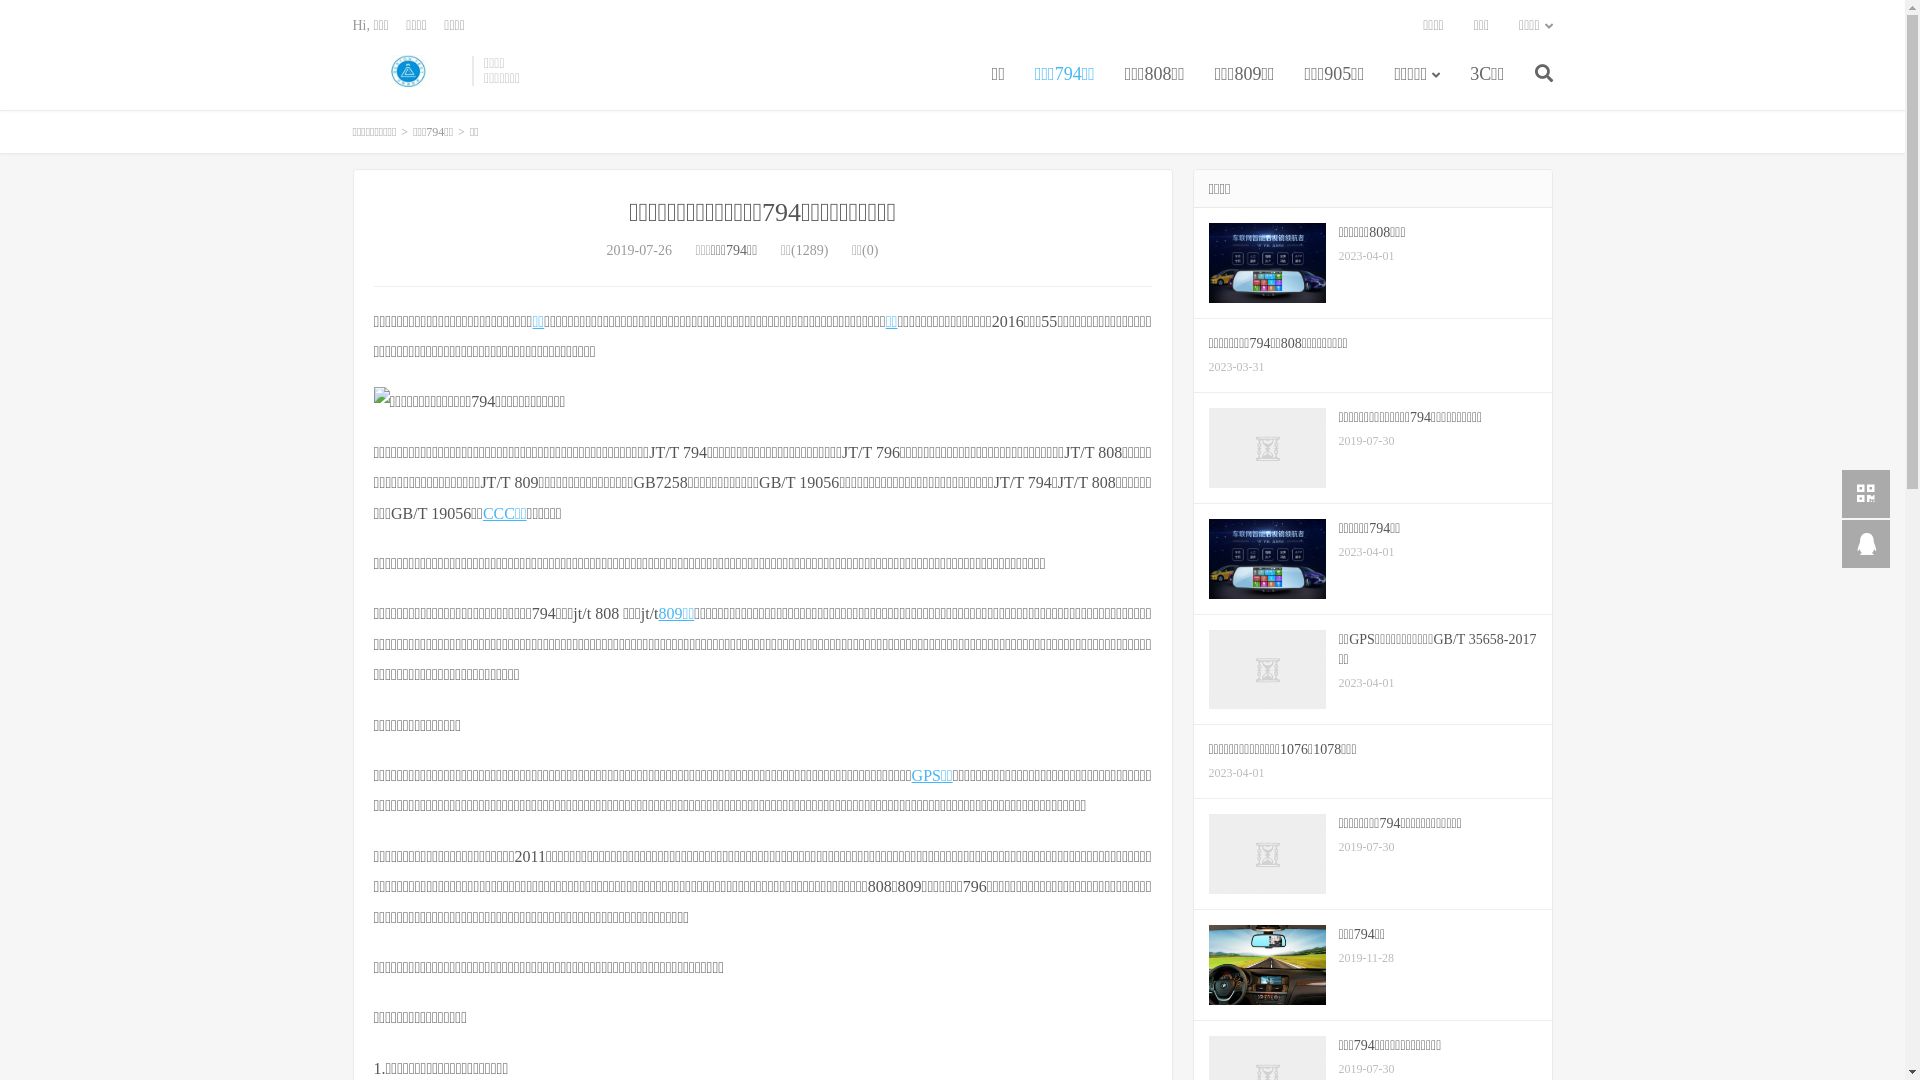 Image resolution: width=1920 pixels, height=1080 pixels. What do you see at coordinates (925, 774) in the screenshot?
I see `'GPS'` at bounding box center [925, 774].